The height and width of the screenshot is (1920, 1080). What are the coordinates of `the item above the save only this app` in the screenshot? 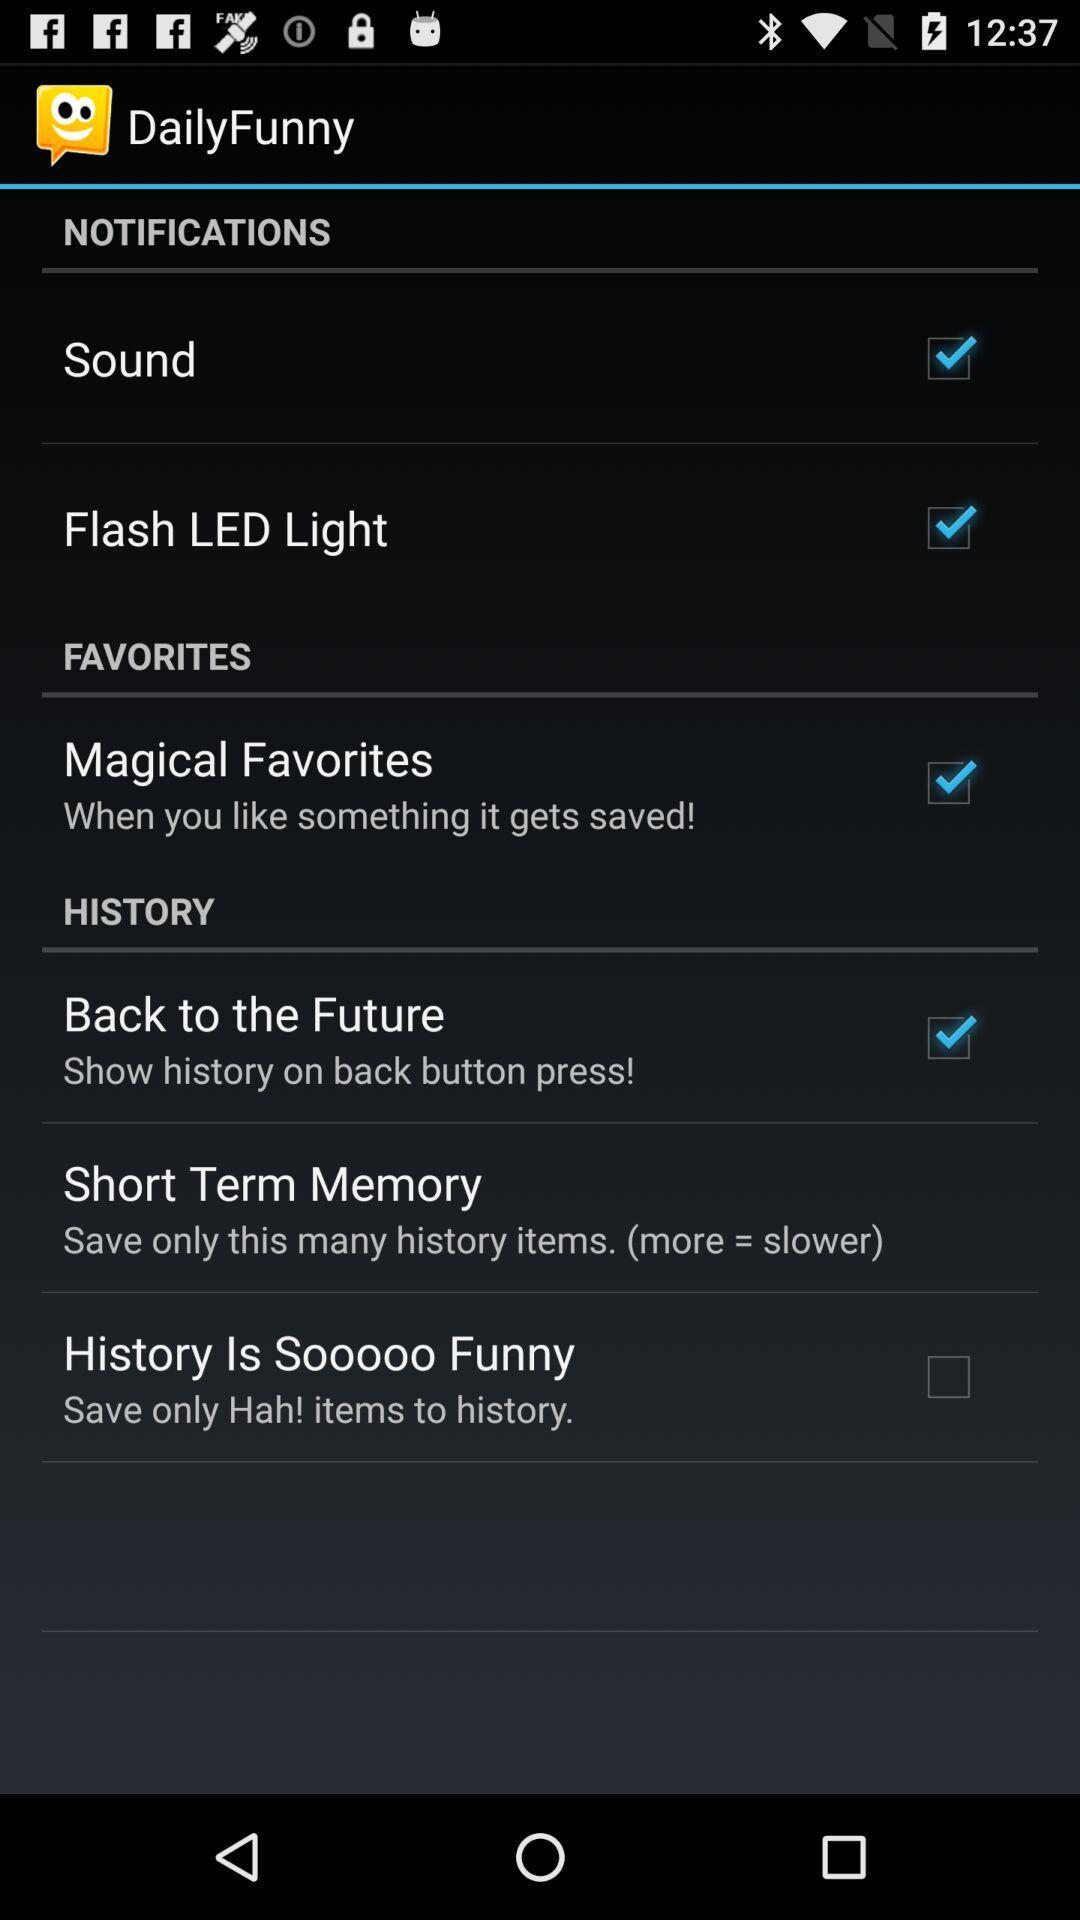 It's located at (272, 1182).